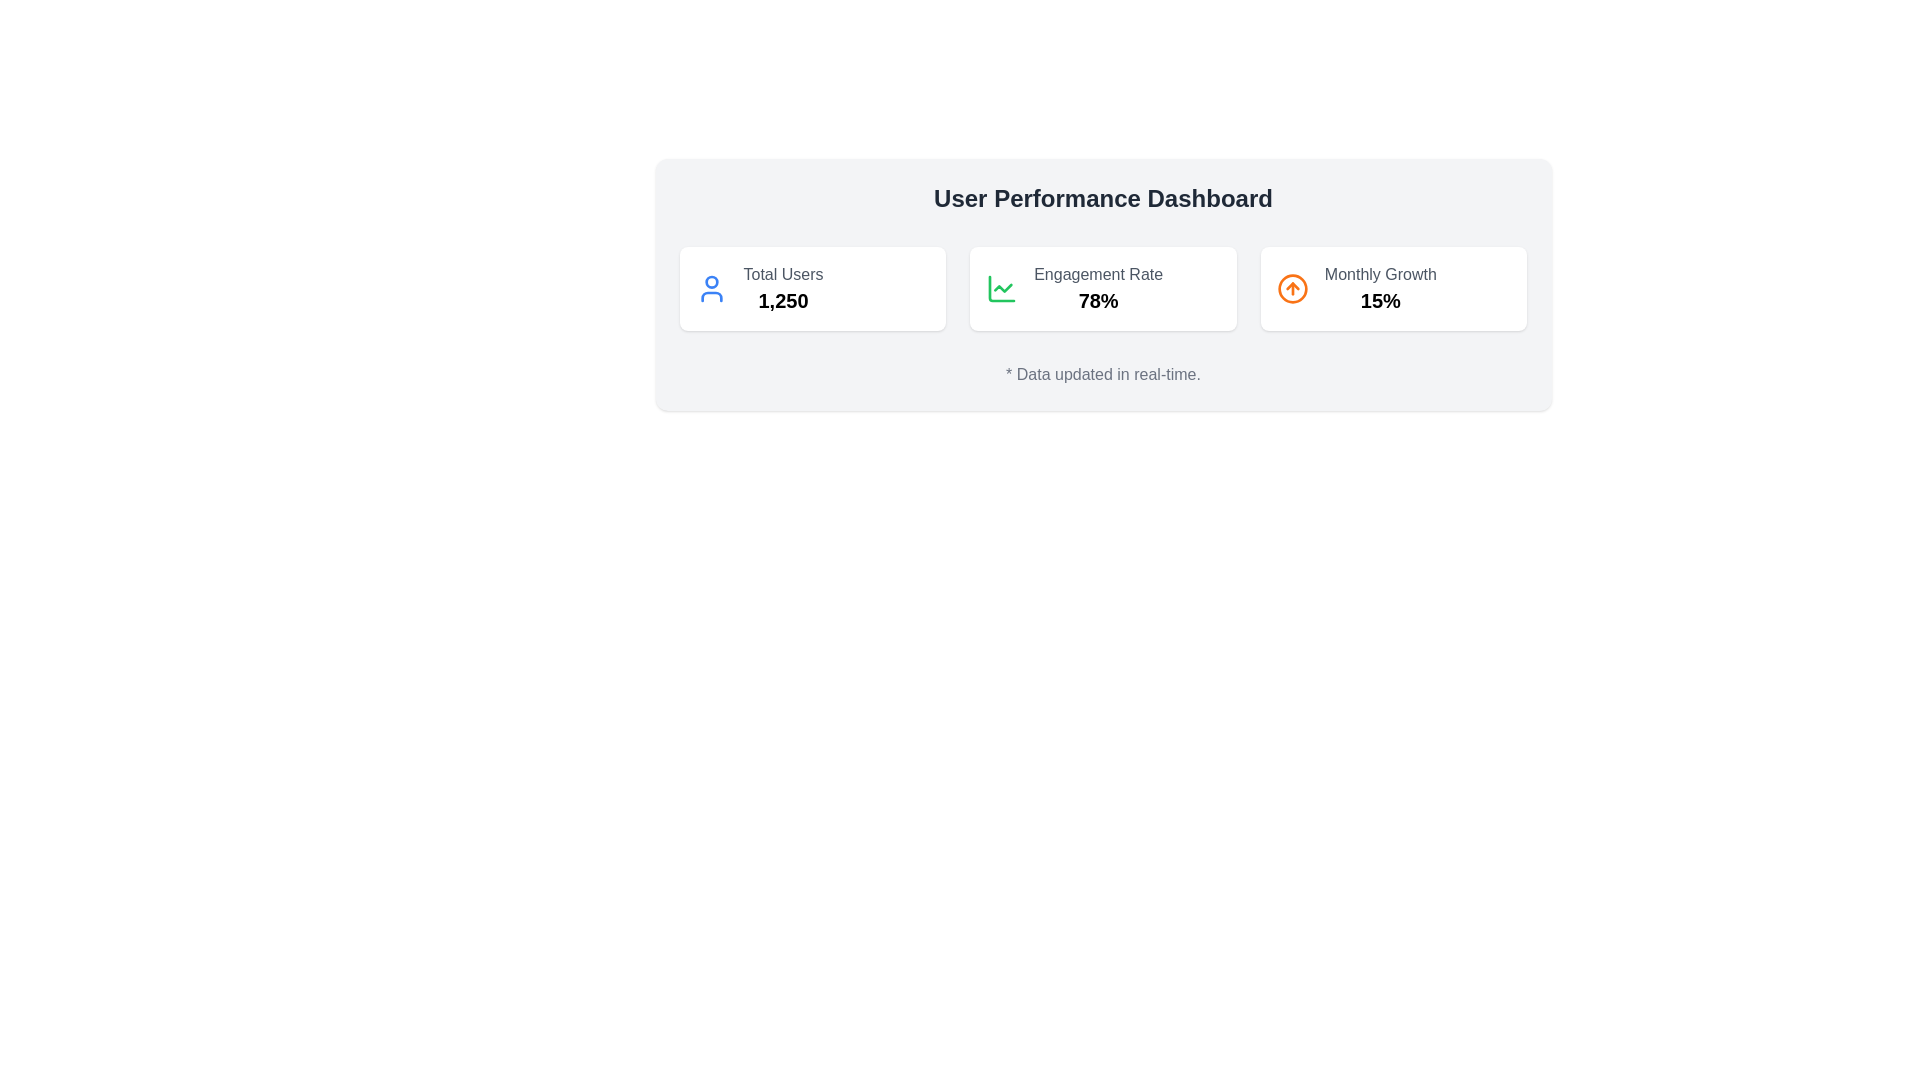 The height and width of the screenshot is (1080, 1920). What do you see at coordinates (1292, 289) in the screenshot?
I see `the decorative circular boundary graphic element within the 'Monthly Growth' icon on the User Performance Dashboard` at bounding box center [1292, 289].